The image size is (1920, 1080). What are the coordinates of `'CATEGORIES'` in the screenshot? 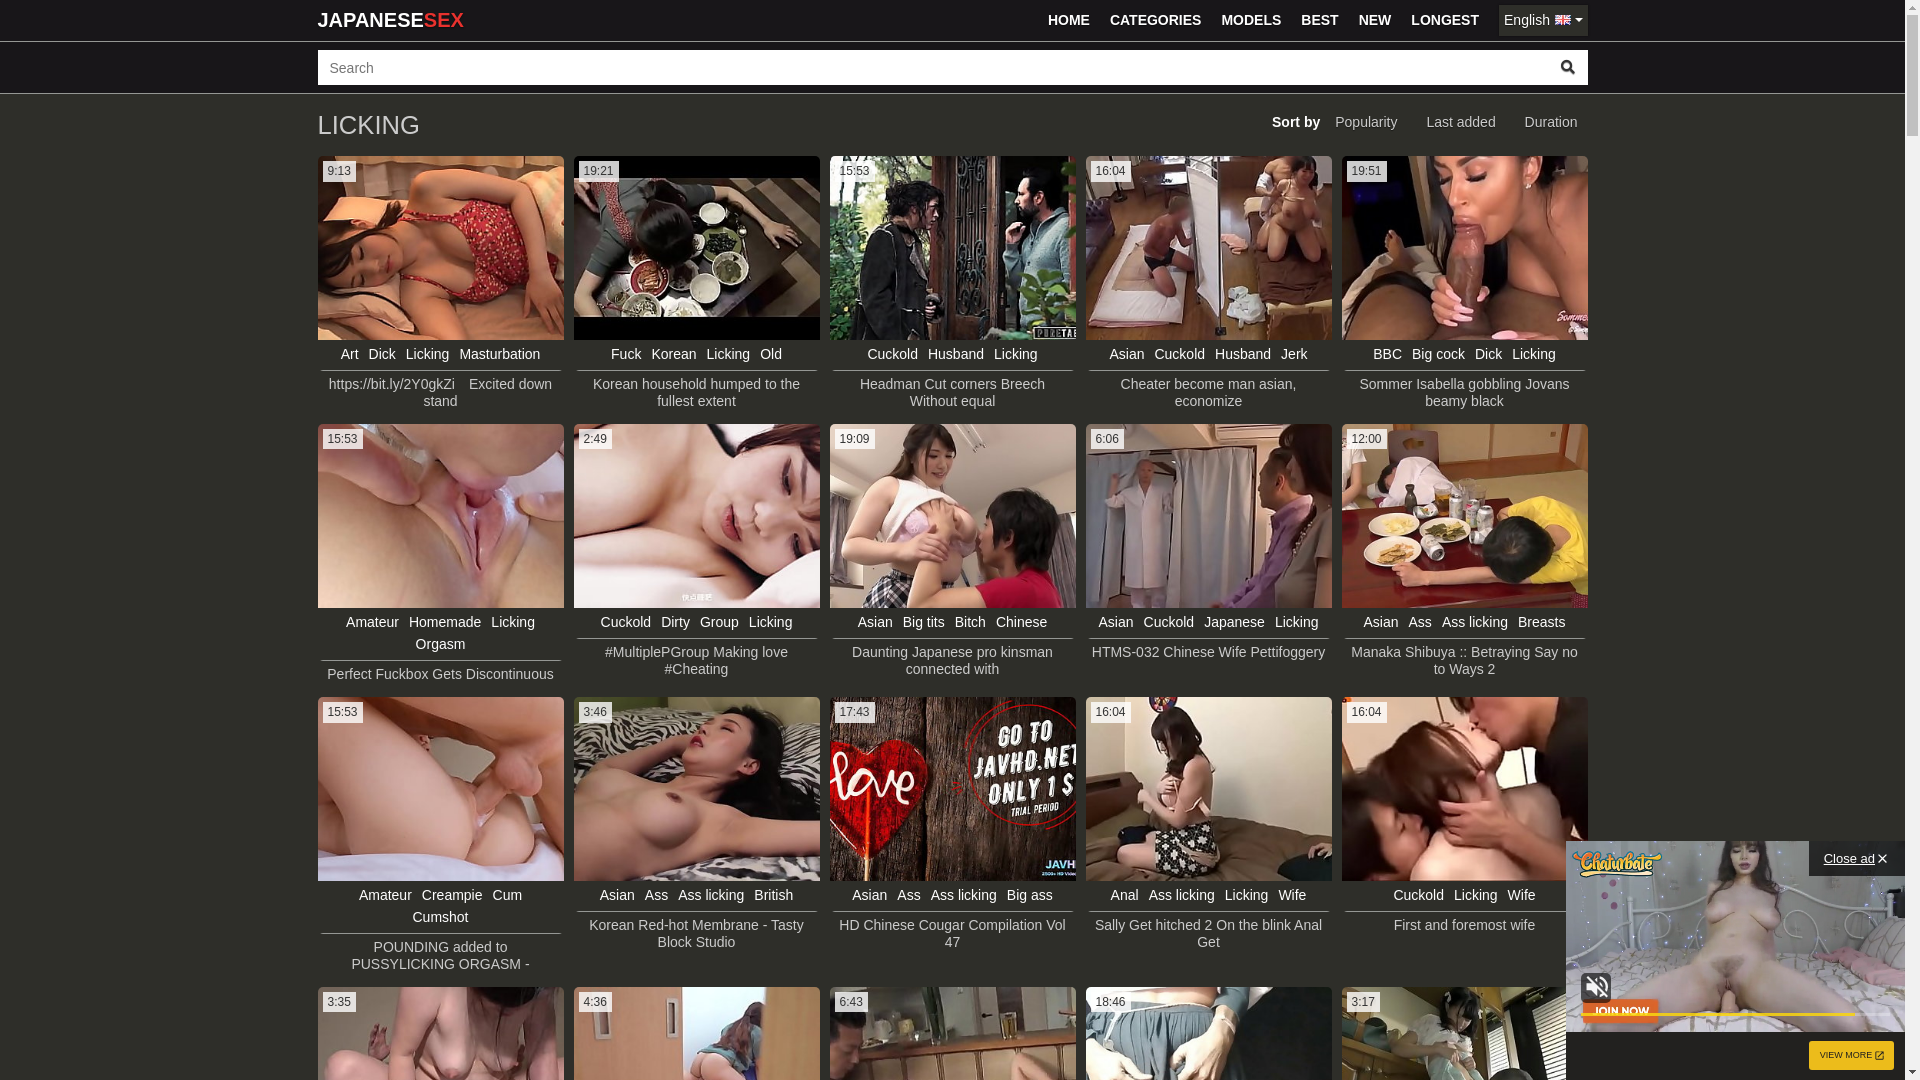 It's located at (1156, 20).